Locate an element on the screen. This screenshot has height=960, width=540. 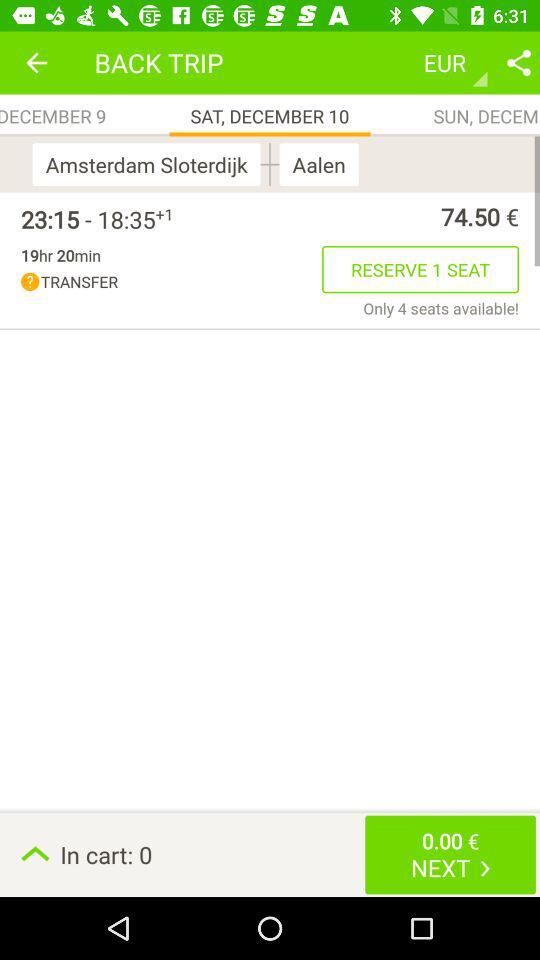
app below sat, december 10 icon is located at coordinates (270, 163).